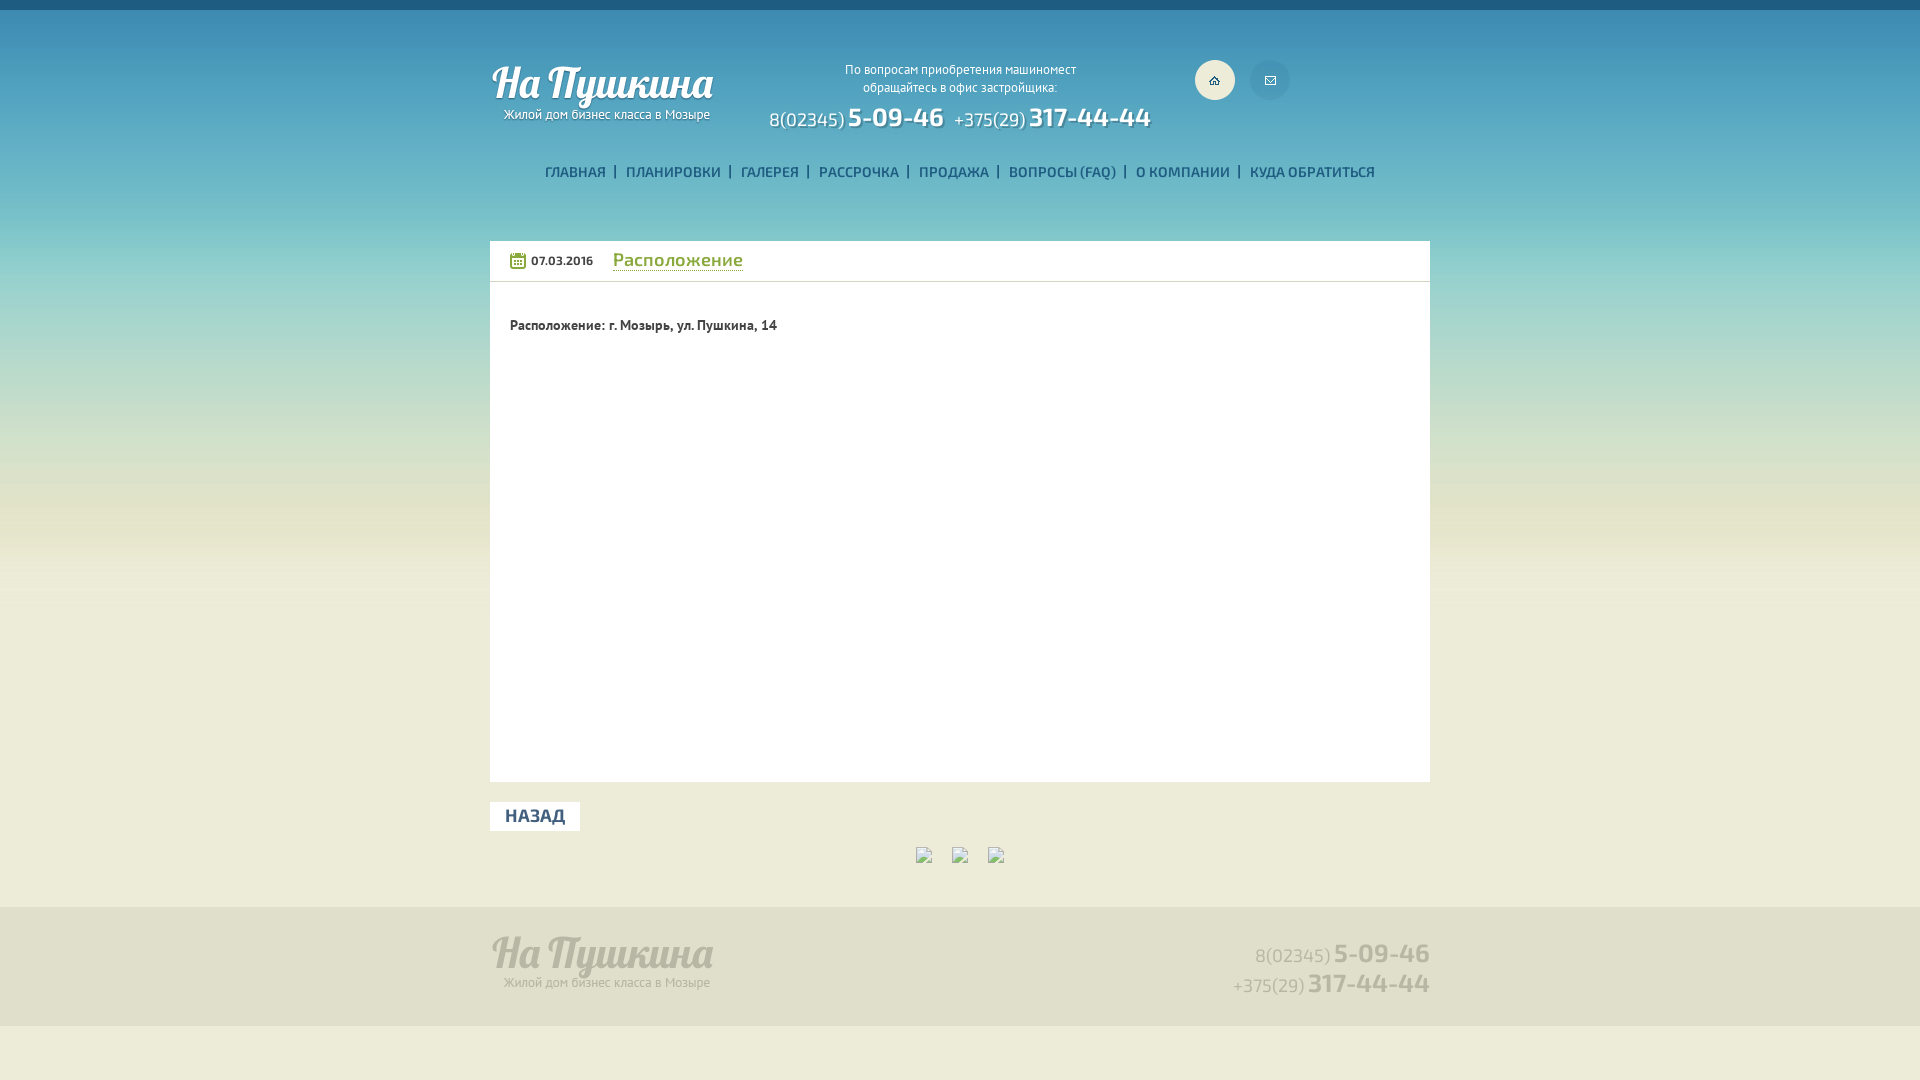  Describe the element at coordinates (1051, 113) in the screenshot. I see `'+375(29) 317-44-44'` at that location.